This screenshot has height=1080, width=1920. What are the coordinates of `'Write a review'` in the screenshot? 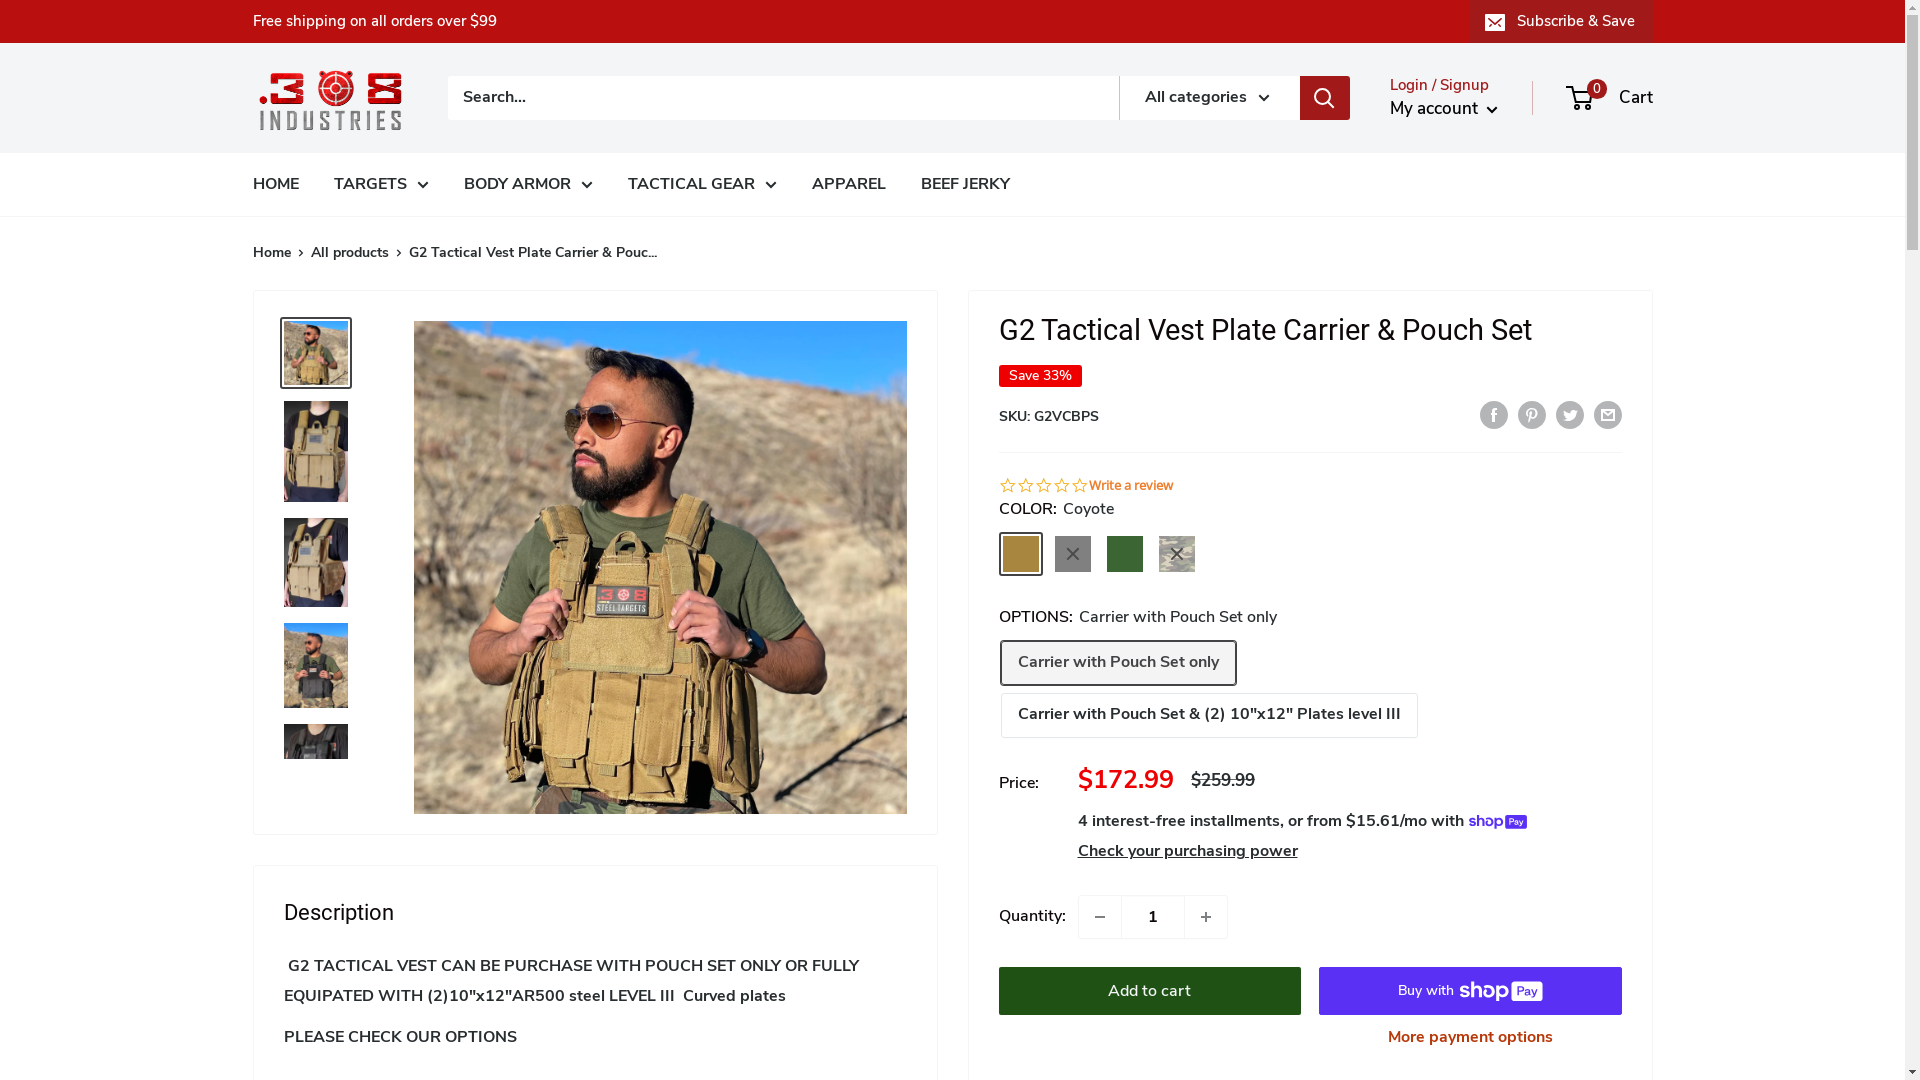 It's located at (1129, 486).